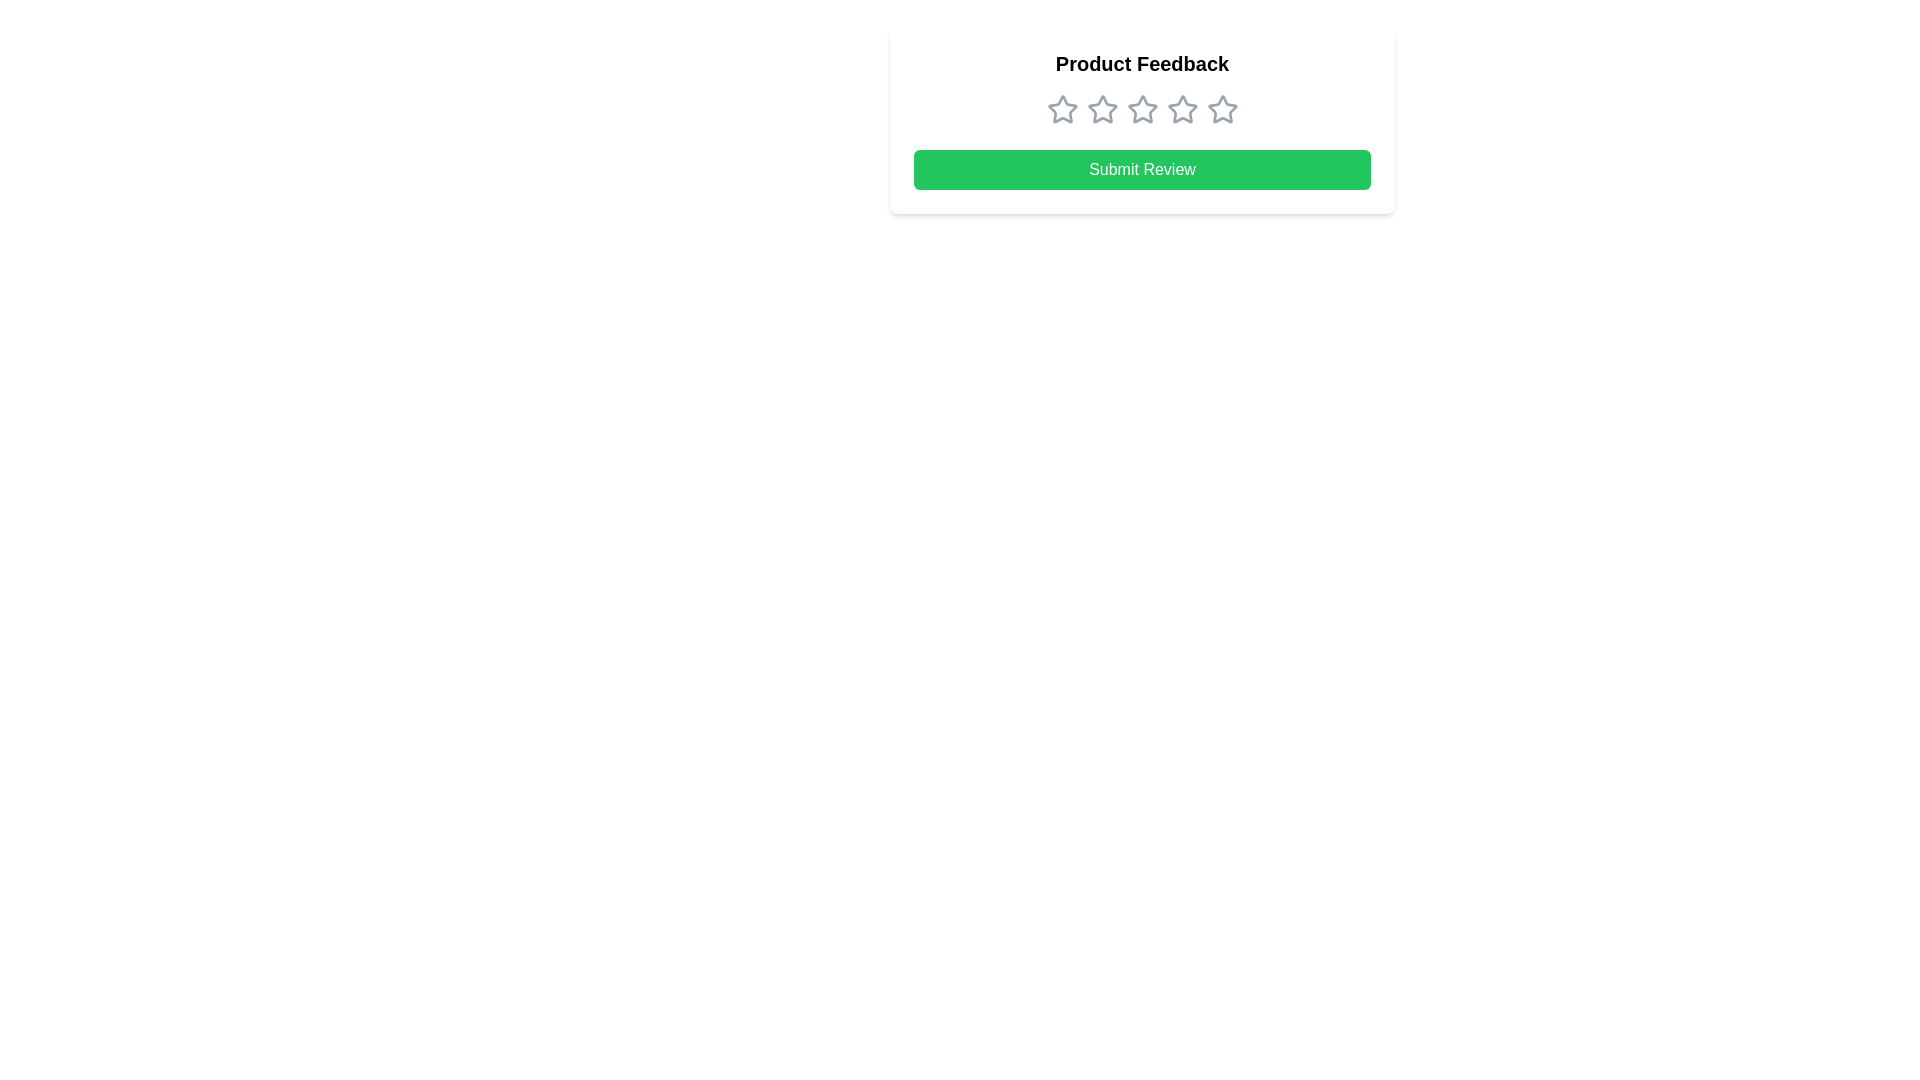 The width and height of the screenshot is (1920, 1080). Describe the element at coordinates (1221, 110) in the screenshot. I see `the fifth star in the horizontal sequence` at that location.